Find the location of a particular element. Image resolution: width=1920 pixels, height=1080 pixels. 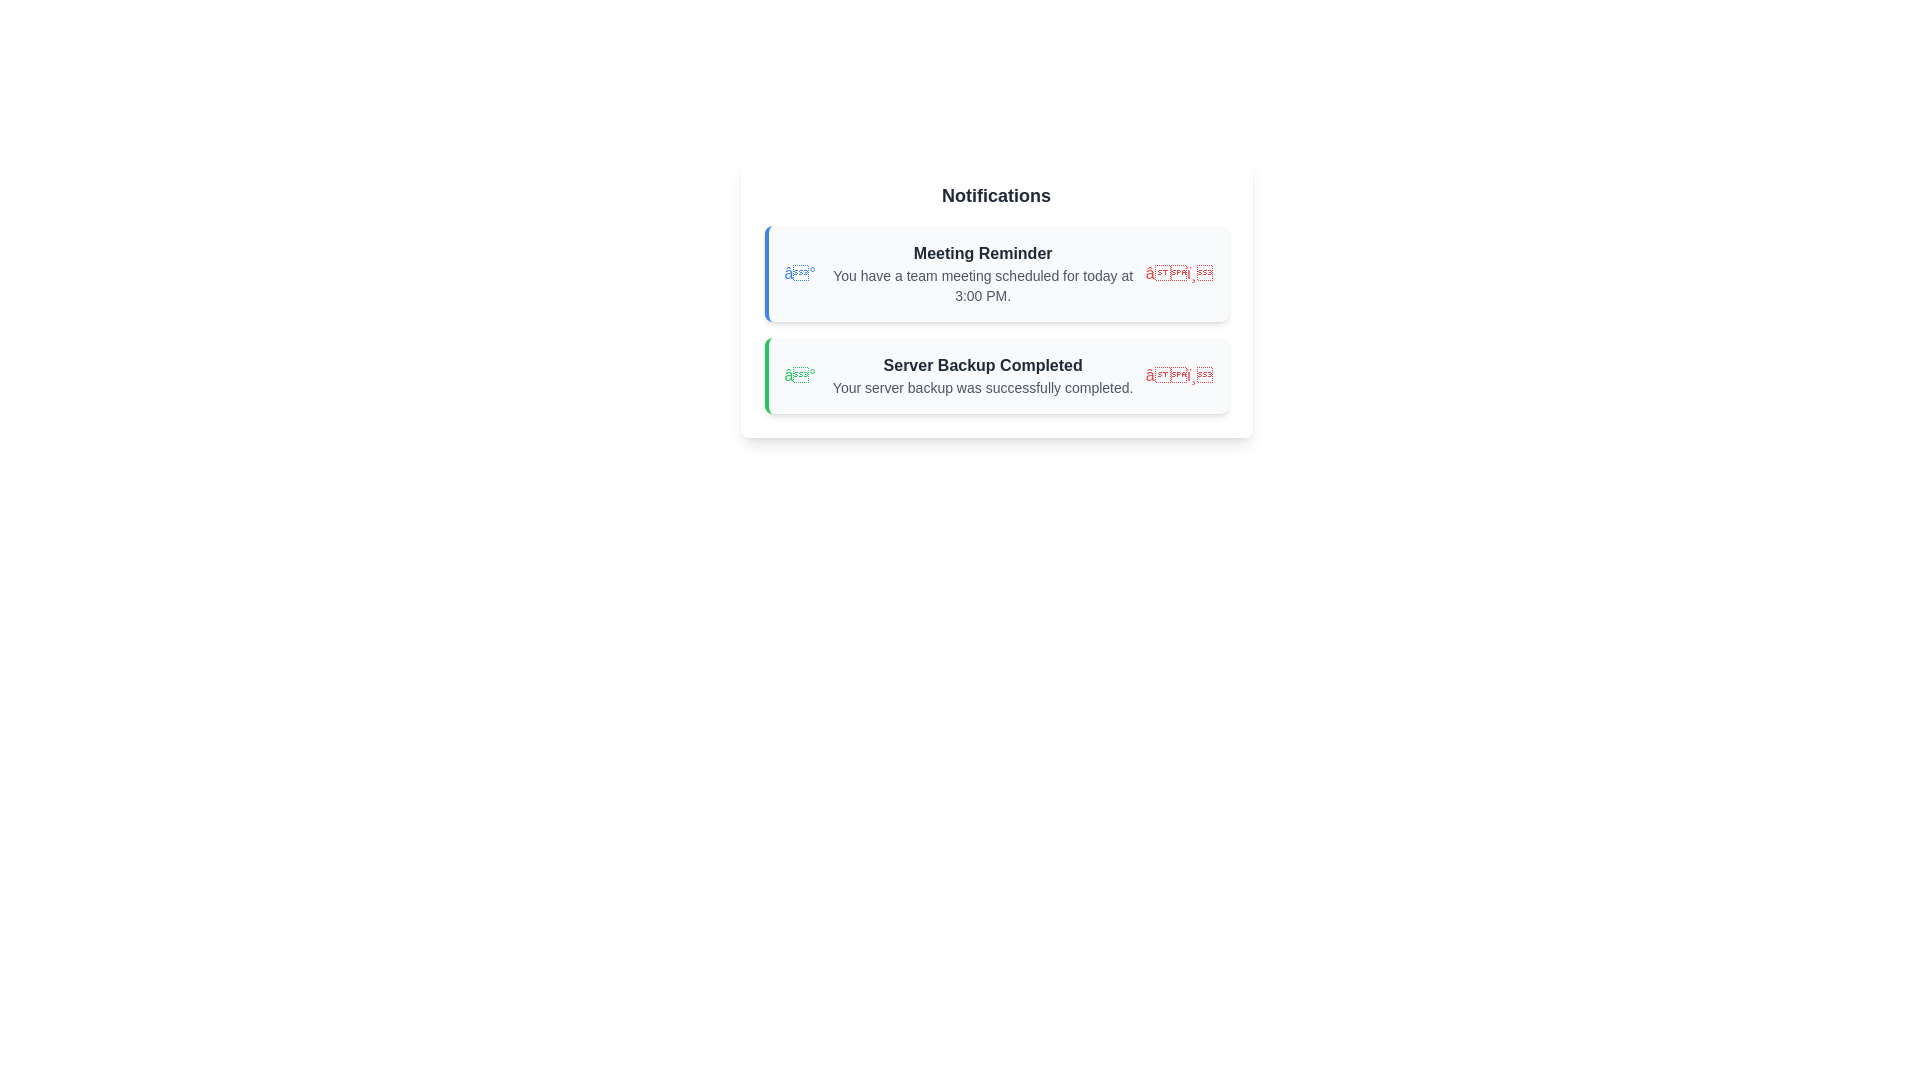

the Notification Text Content displaying 'Server Backup Completed' is located at coordinates (983, 375).